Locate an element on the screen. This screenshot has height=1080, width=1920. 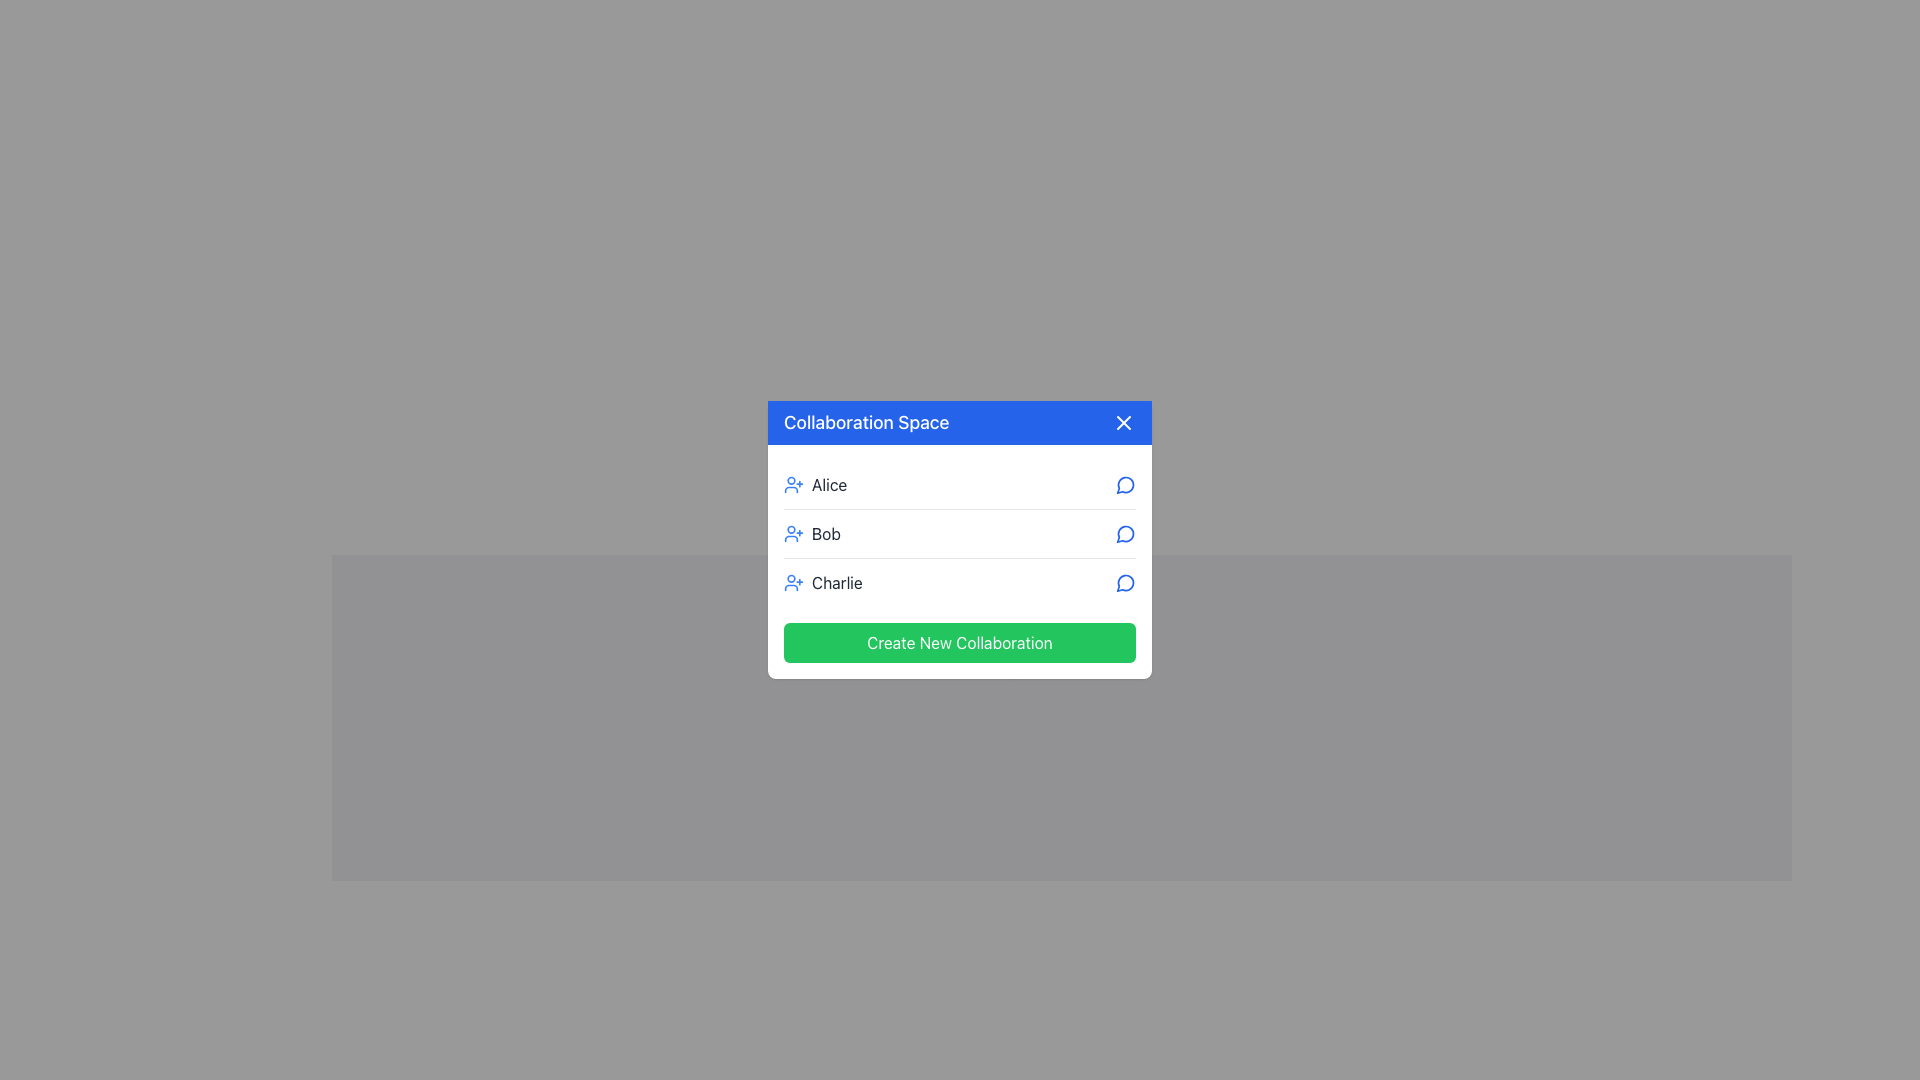
the second row in the list labeled 'Bob' is located at coordinates (960, 531).